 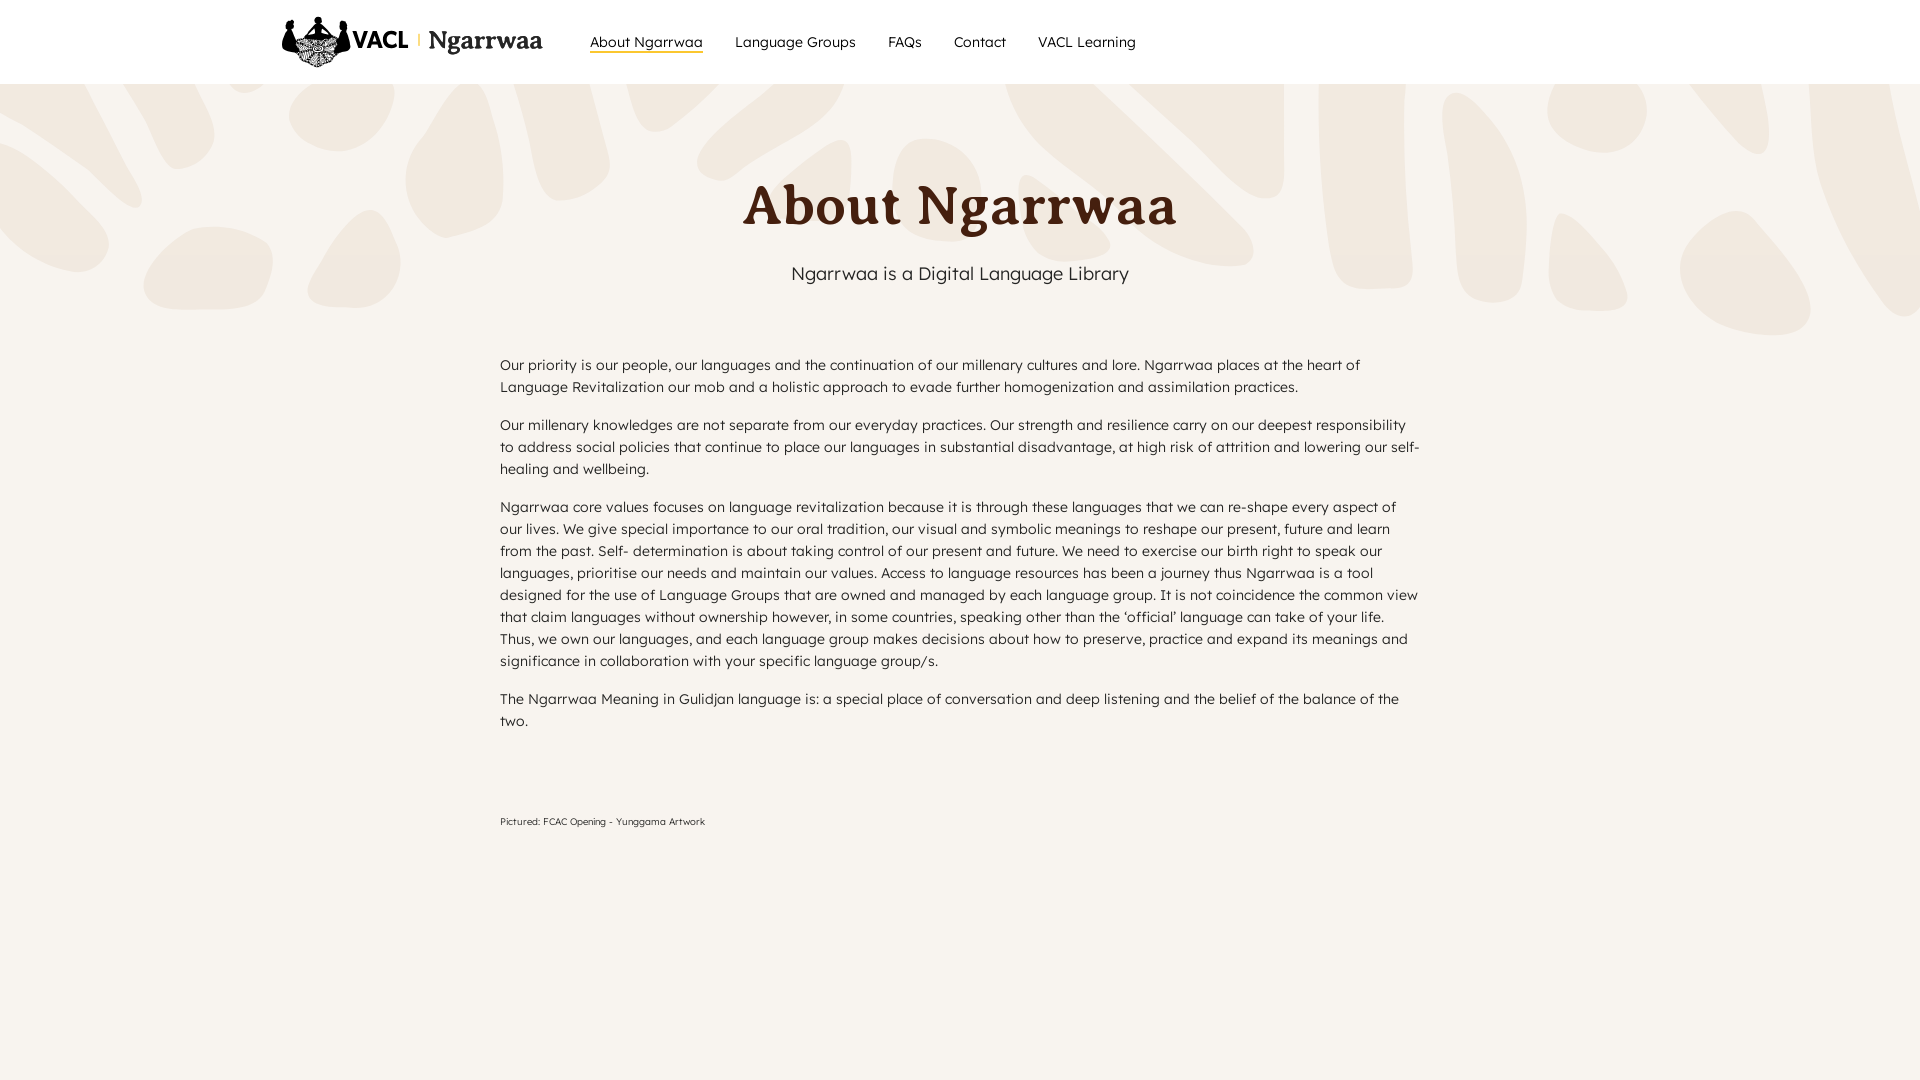 What do you see at coordinates (794, 42) in the screenshot?
I see `'Language Groups'` at bounding box center [794, 42].